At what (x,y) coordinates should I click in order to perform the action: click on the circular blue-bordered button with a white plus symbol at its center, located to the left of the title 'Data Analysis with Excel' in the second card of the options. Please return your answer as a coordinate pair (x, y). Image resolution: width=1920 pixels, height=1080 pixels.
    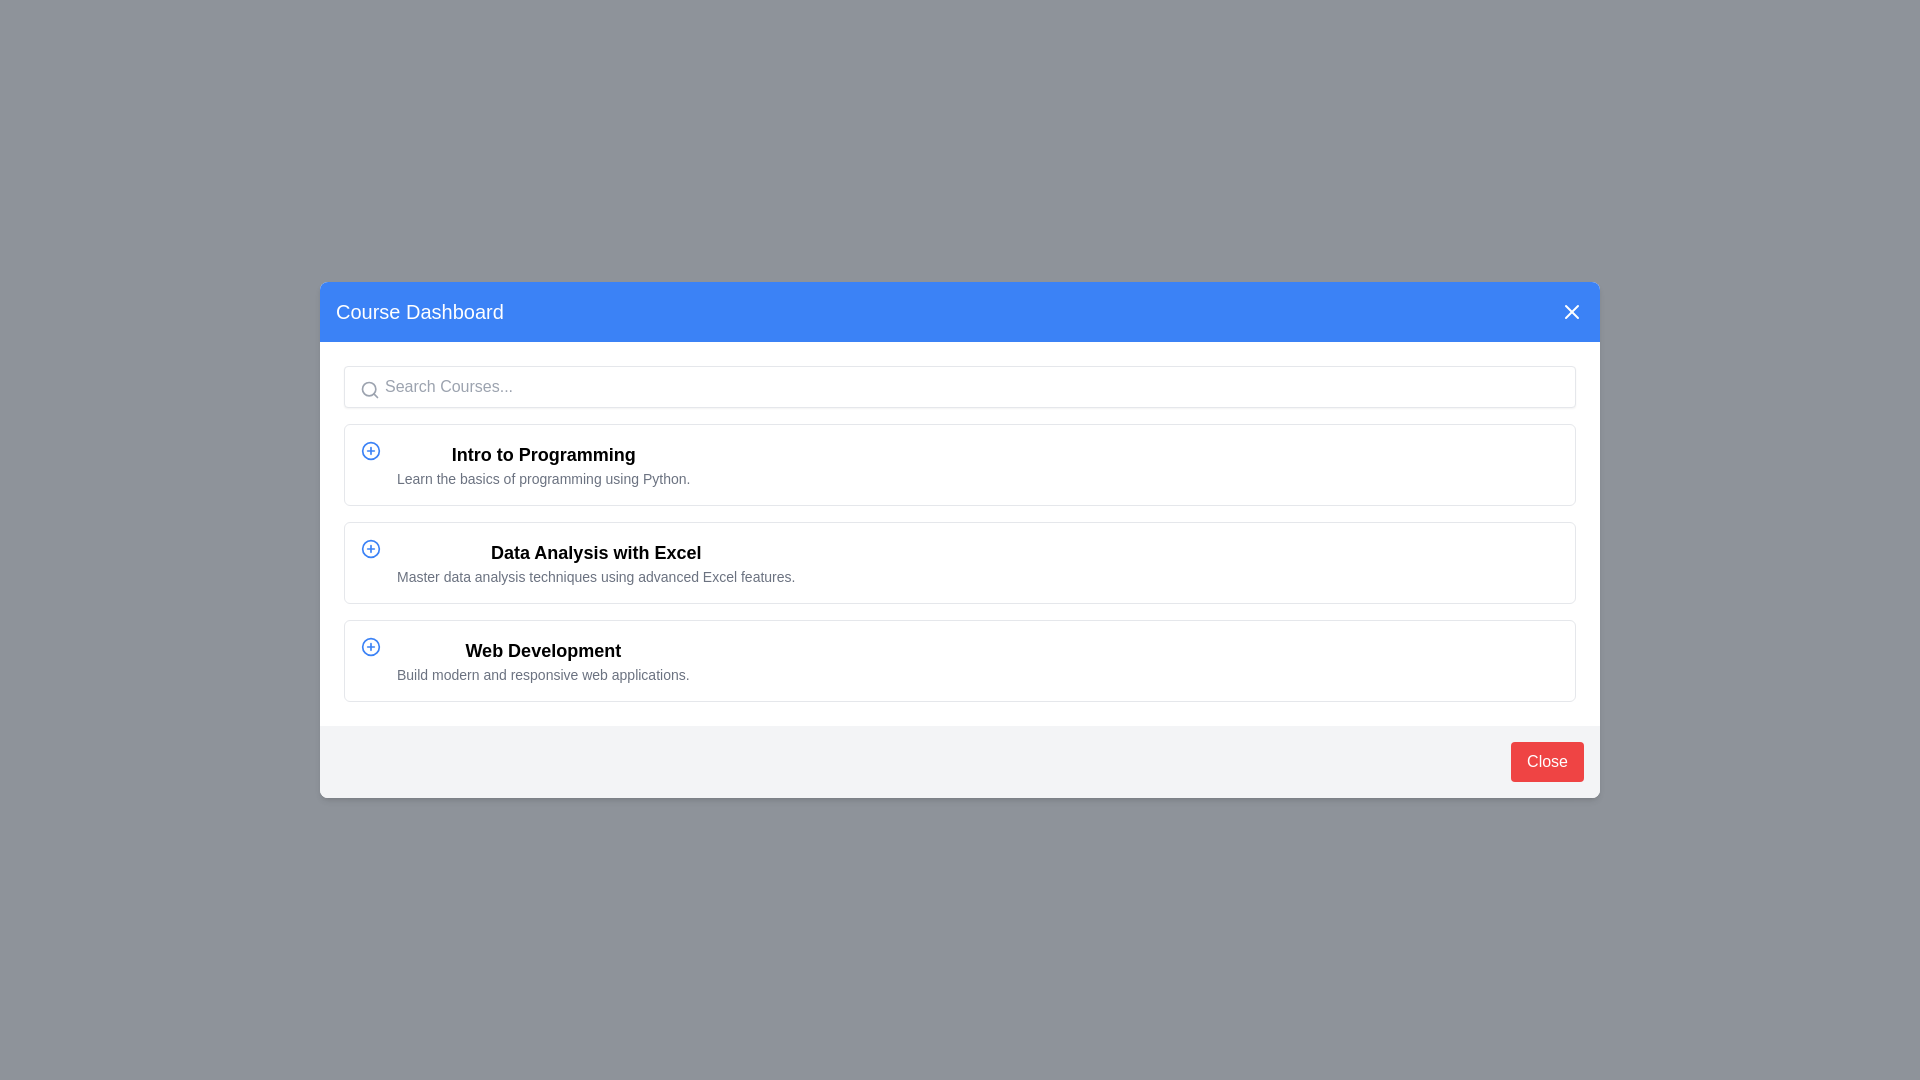
    Looking at the image, I should click on (370, 548).